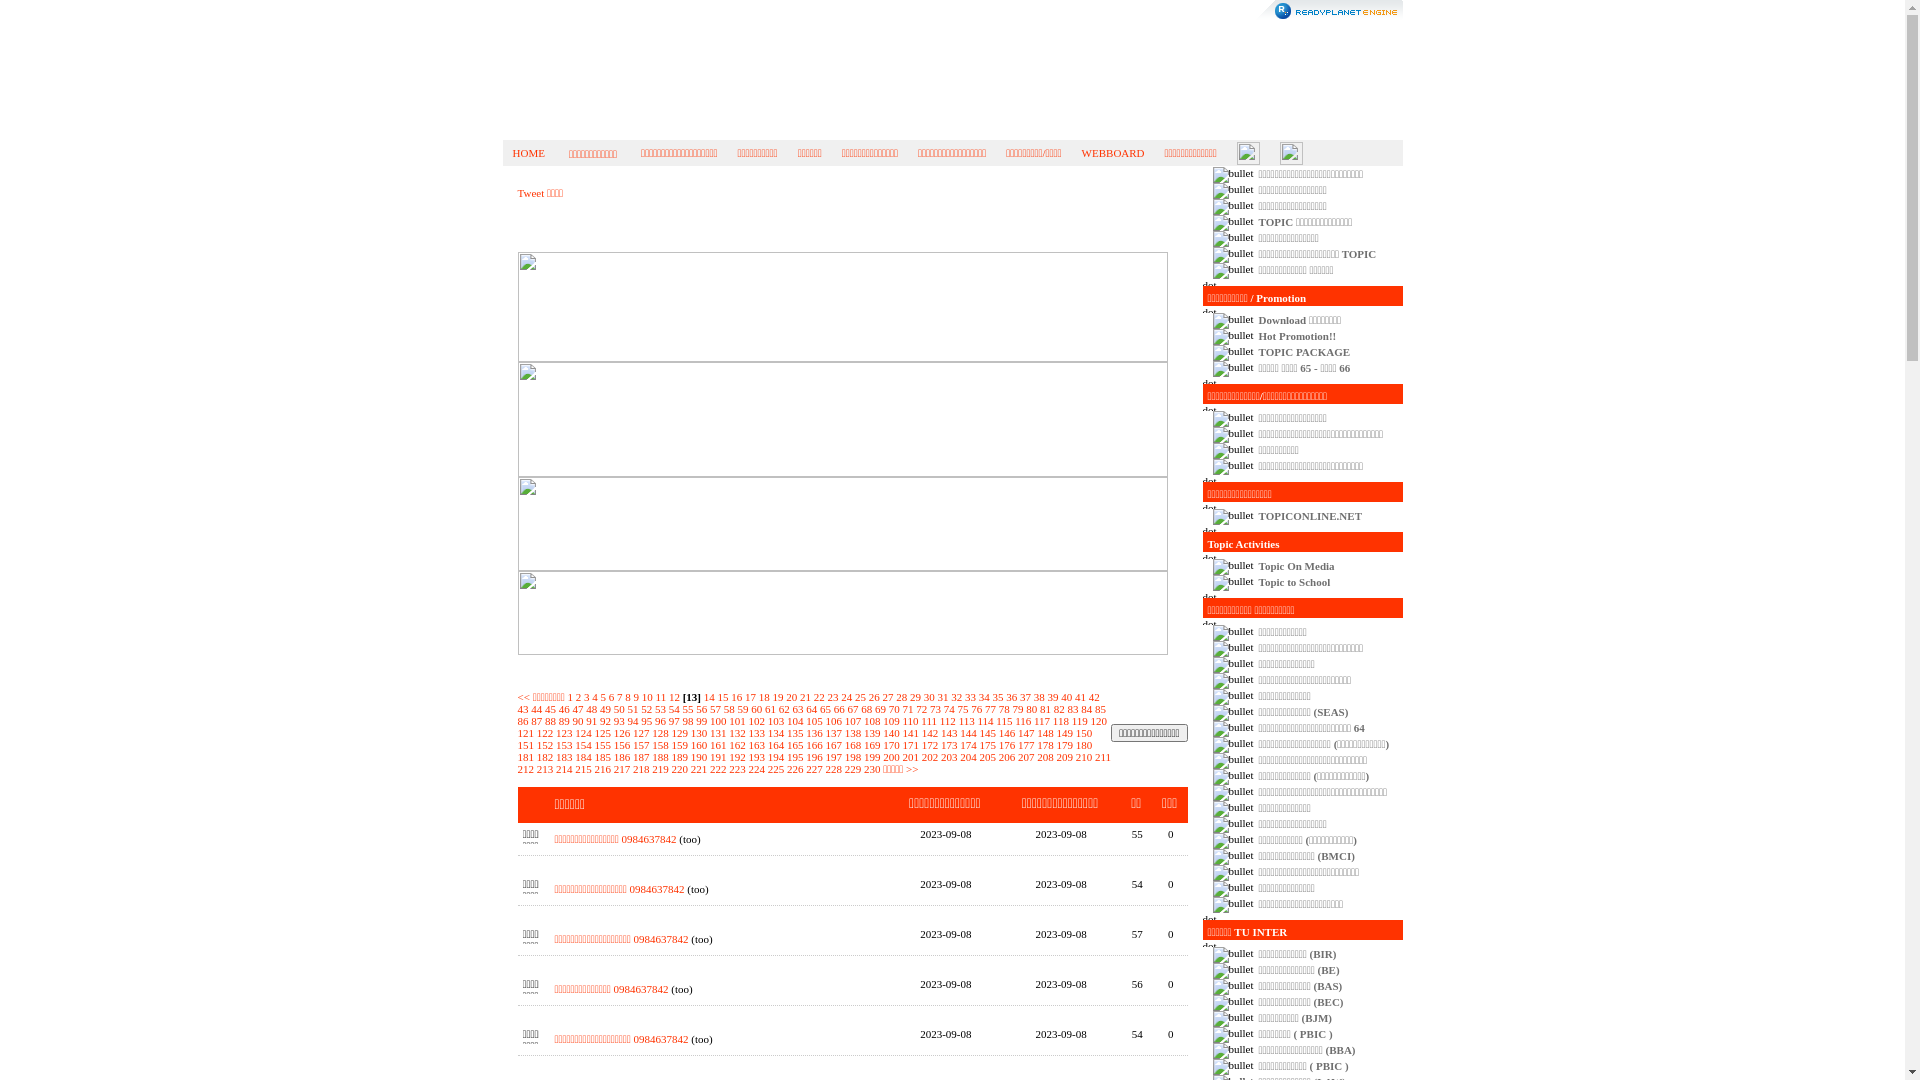  Describe the element at coordinates (775, 767) in the screenshot. I see `'225'` at that location.